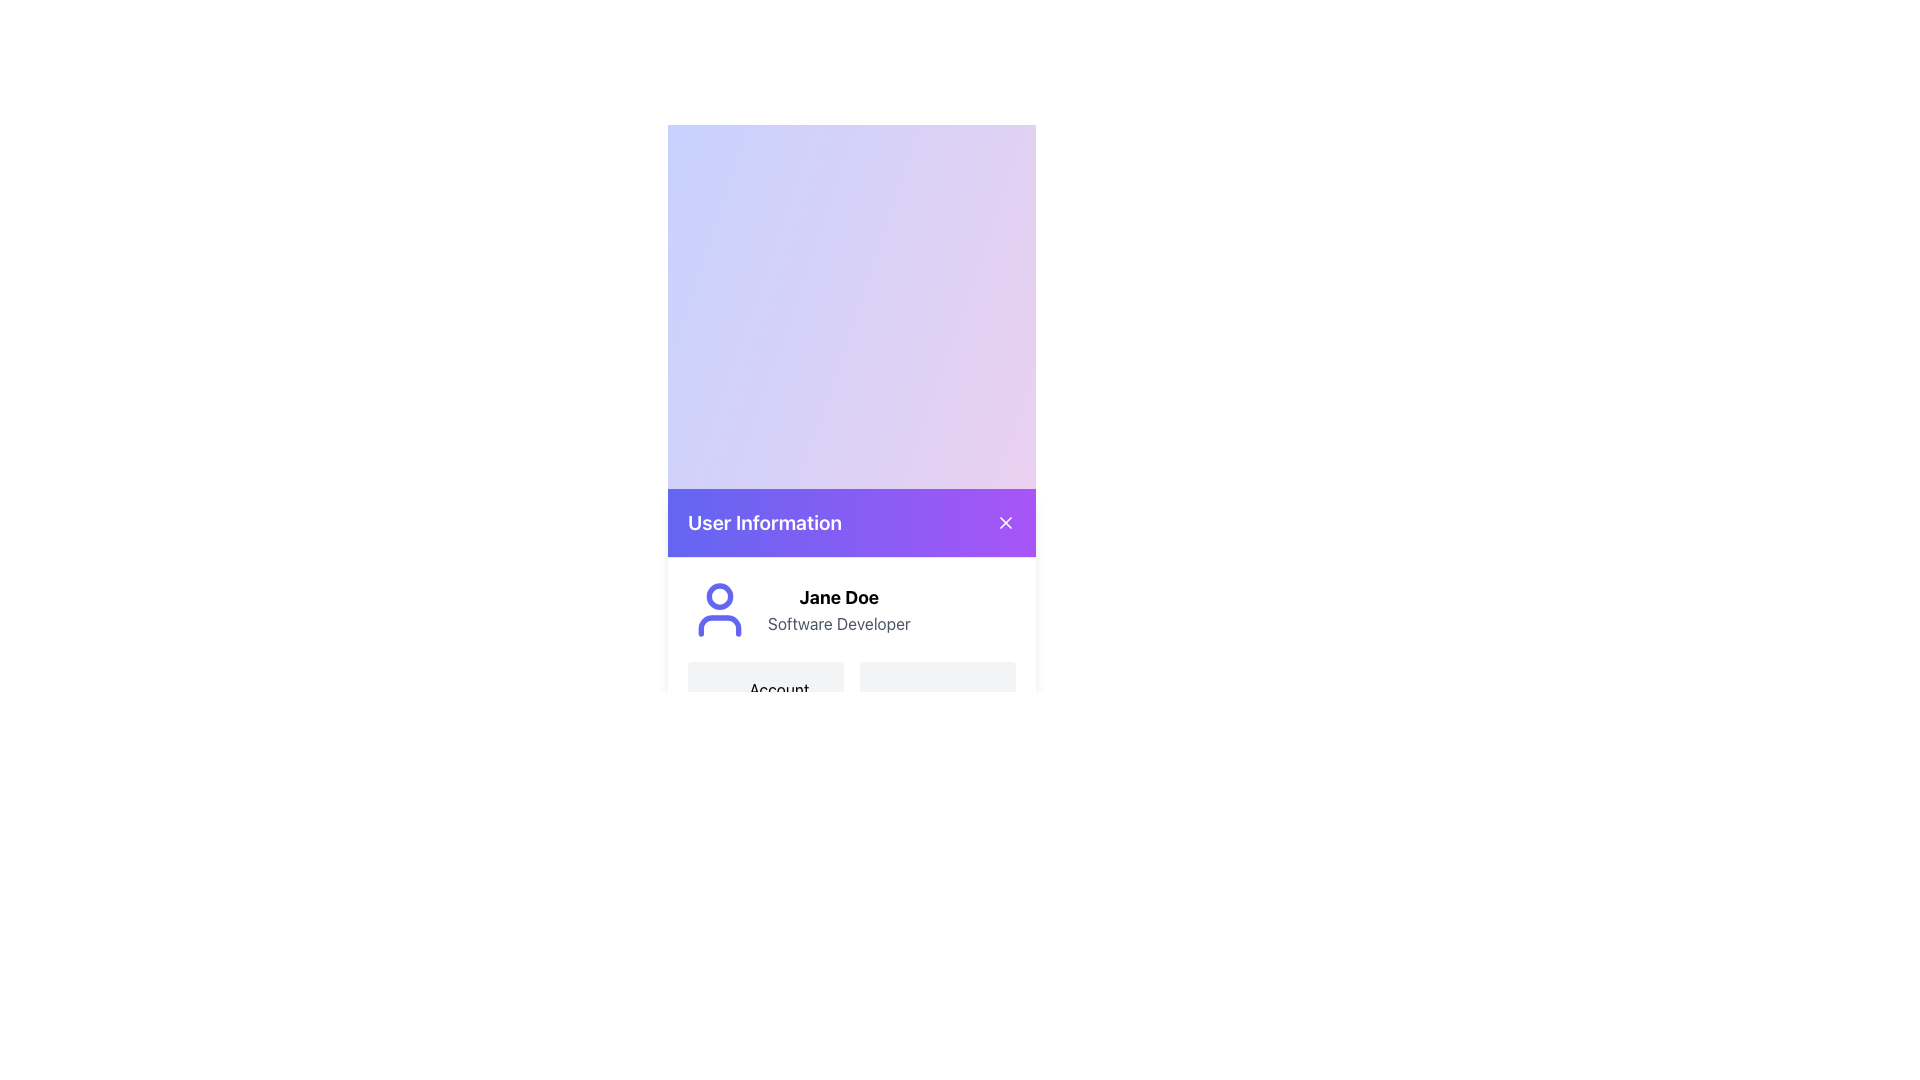 The height and width of the screenshot is (1080, 1920). What do you see at coordinates (1006, 521) in the screenshot?
I see `the close icon located in the top right corner of the 'User Information' header bar` at bounding box center [1006, 521].